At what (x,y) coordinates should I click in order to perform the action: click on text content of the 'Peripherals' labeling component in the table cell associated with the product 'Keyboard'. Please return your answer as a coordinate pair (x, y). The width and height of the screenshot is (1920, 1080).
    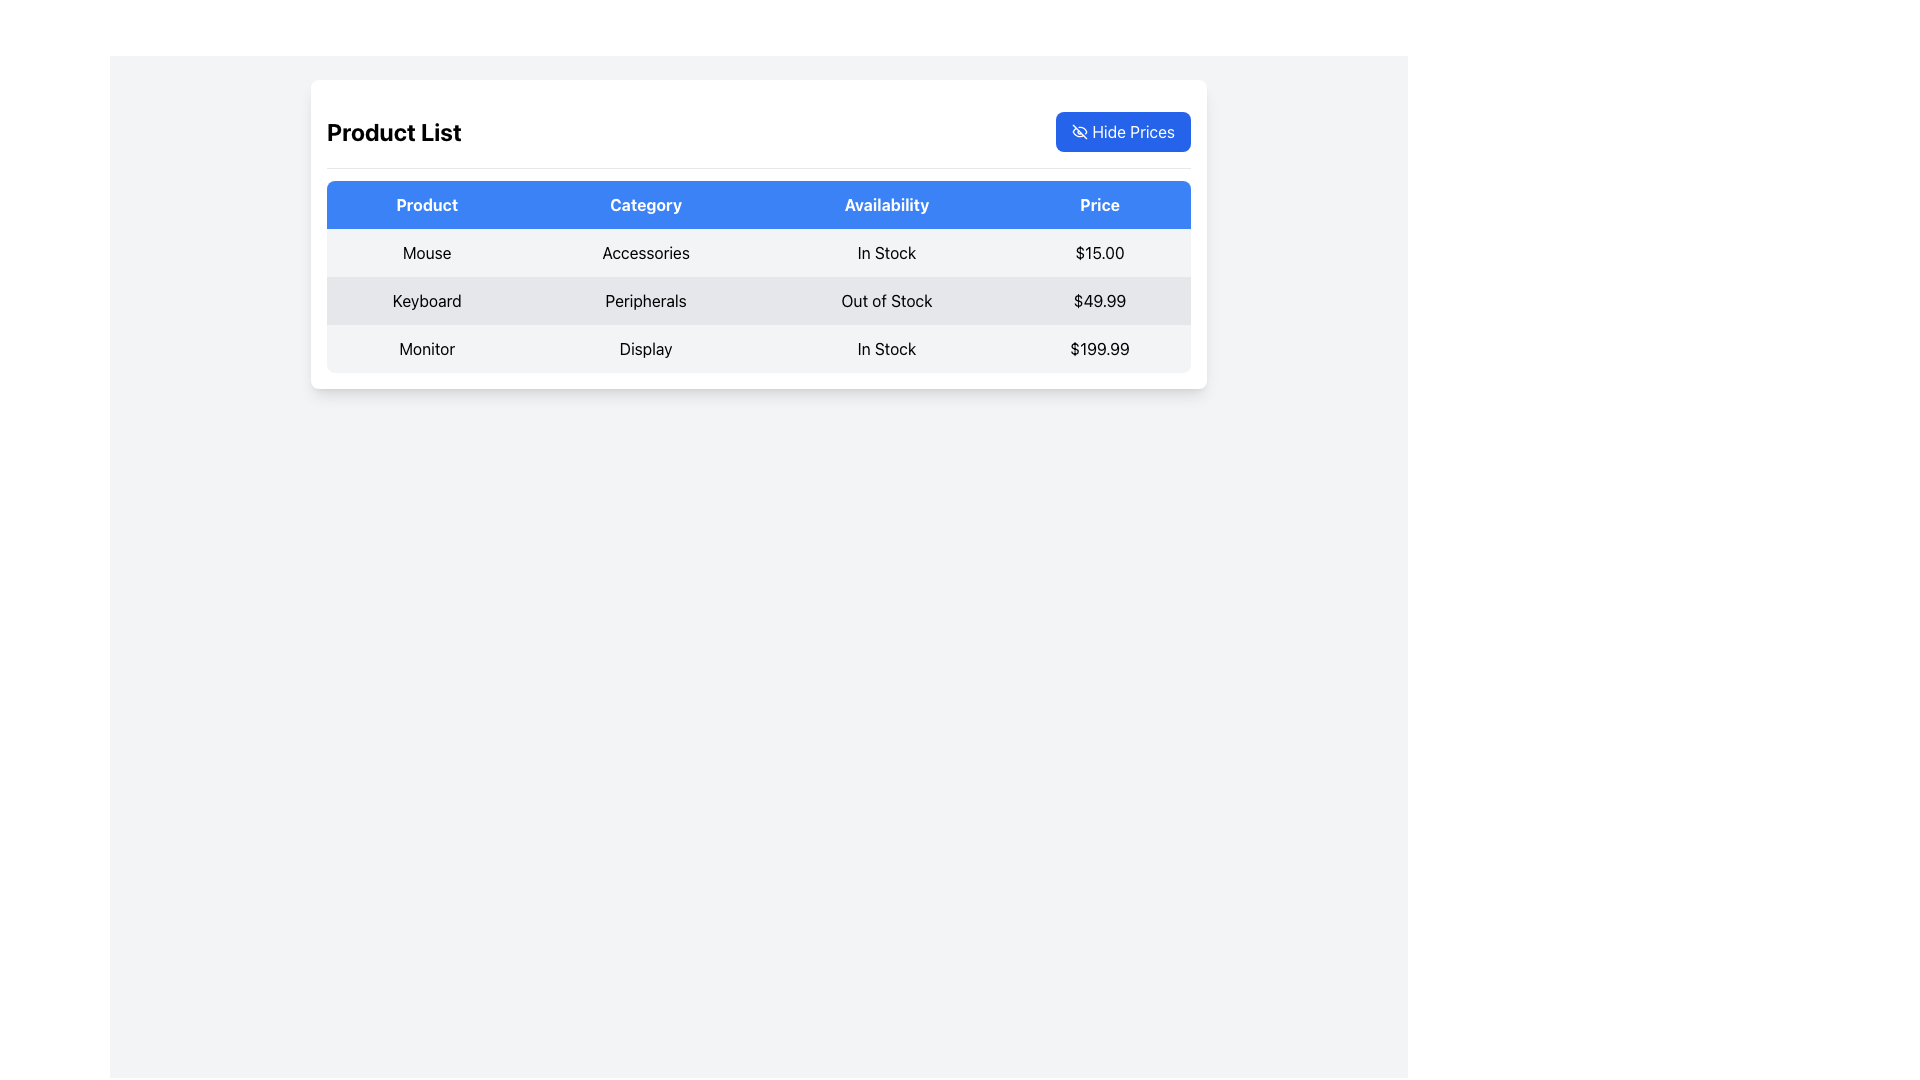
    Looking at the image, I should click on (646, 300).